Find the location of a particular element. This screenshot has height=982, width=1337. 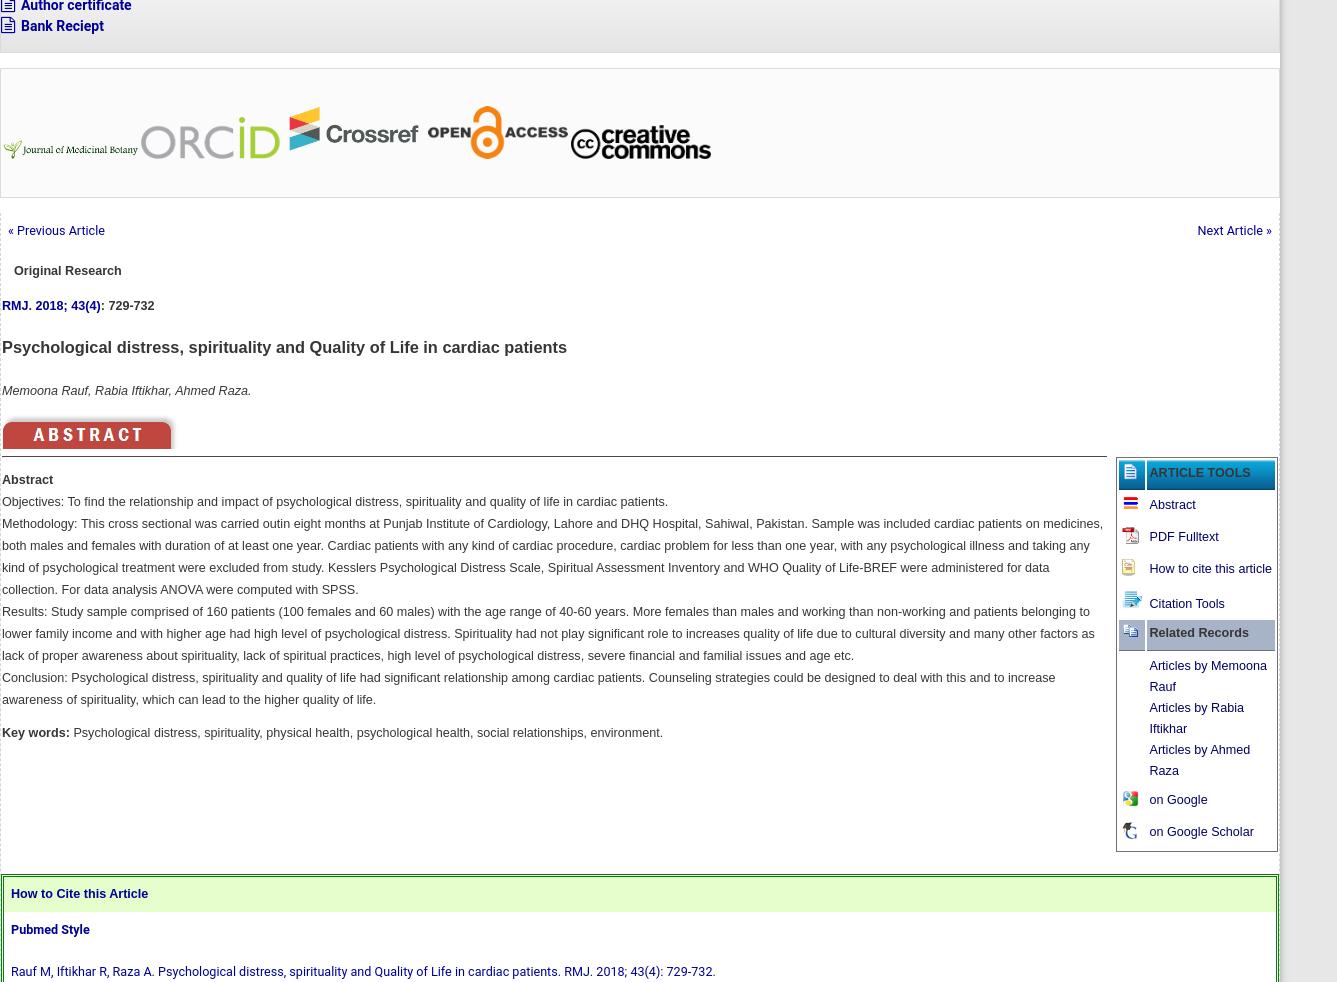

'Methodology: This cross sectional was carried outin eight months at Punjab Institute of Cardiology, Lahore and DHQ Hospital, Sahiwal, Pakistan. Sample was included cardiac patients on medicines, both males and females with duration of at least one year. Cardiac patients with any kind of cardiac procedure, cardiac problem for less than one year, with any psychological illness and taking any kind of psychological treatment were excluded from study. Kesslers Psychological Distress Scale, Spiritual Assessment Inventory and WHO Quality of Life-BREF were administered for data collection. For data analysis ANOVA were computed with SPSS.' is located at coordinates (2, 555).